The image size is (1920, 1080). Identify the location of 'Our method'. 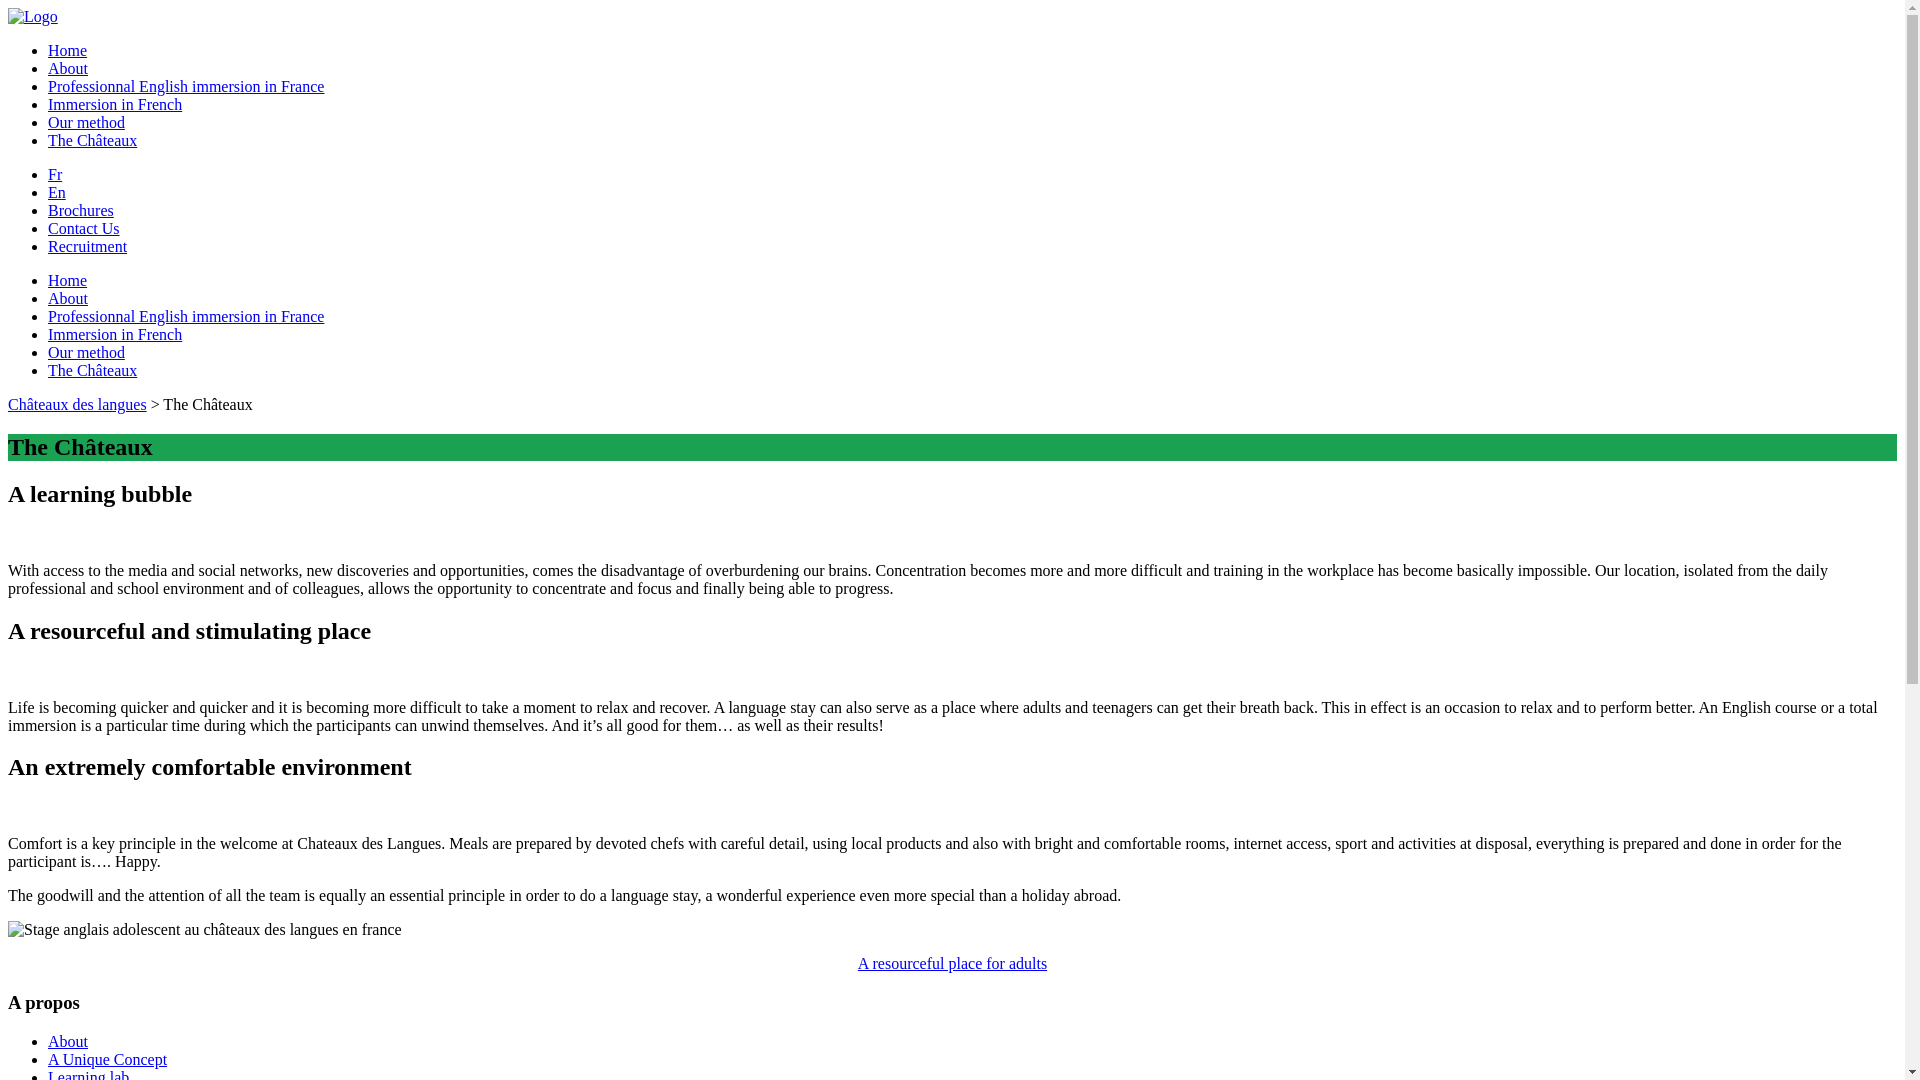
(85, 122).